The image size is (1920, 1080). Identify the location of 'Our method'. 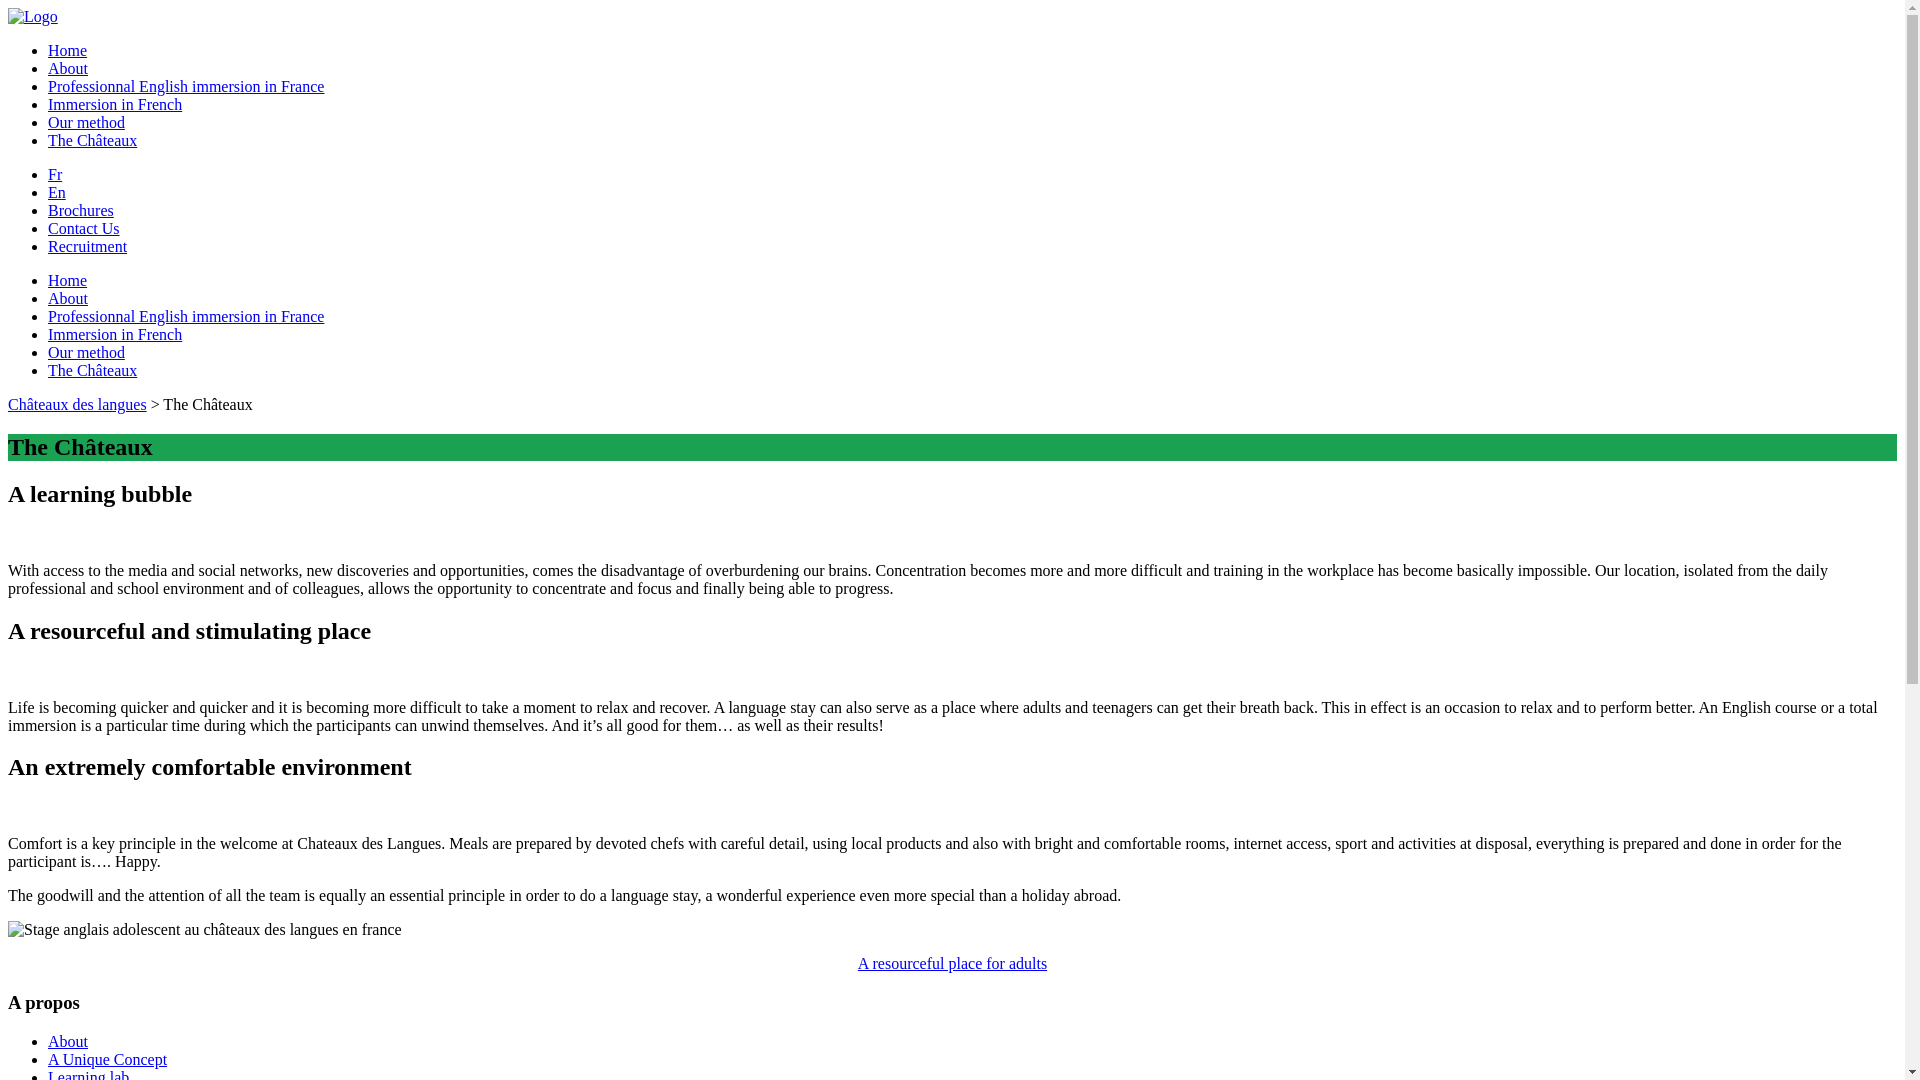
(85, 122).